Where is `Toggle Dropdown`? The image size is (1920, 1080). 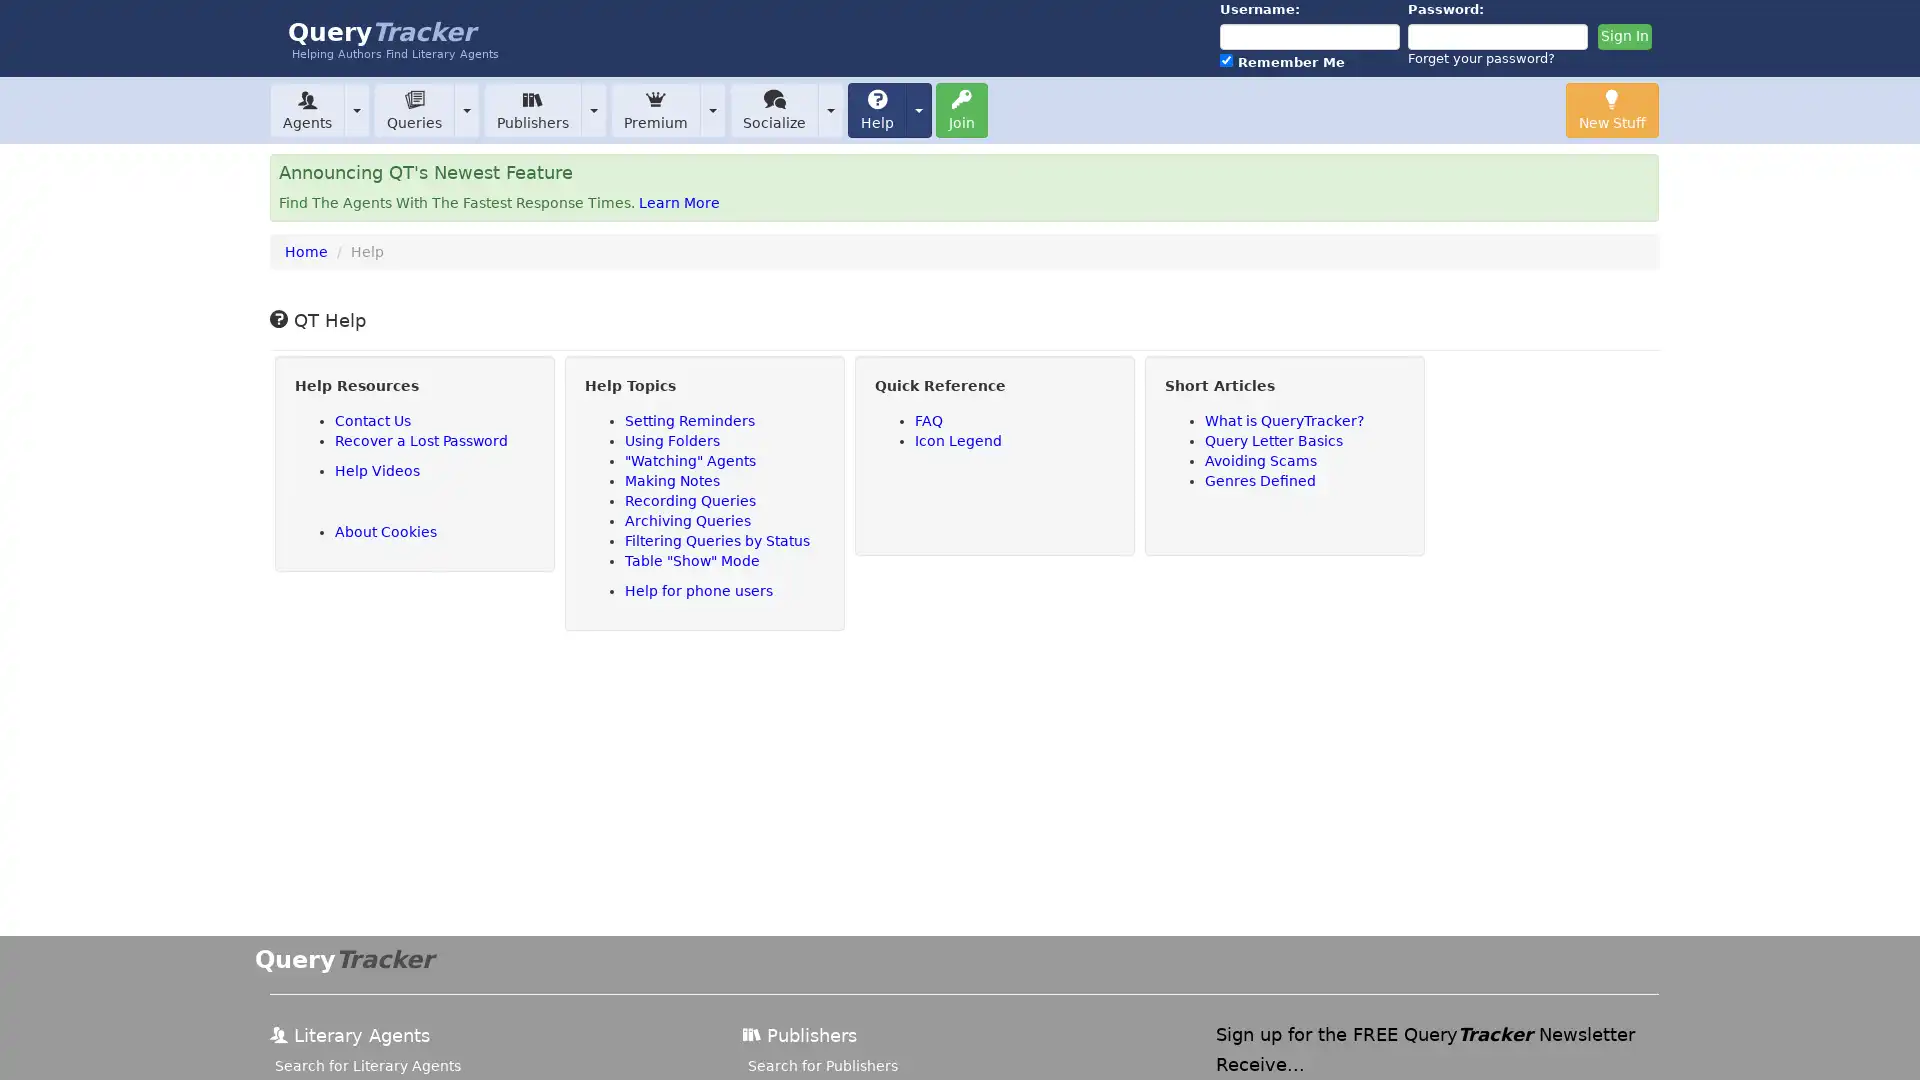
Toggle Dropdown is located at coordinates (593, 109).